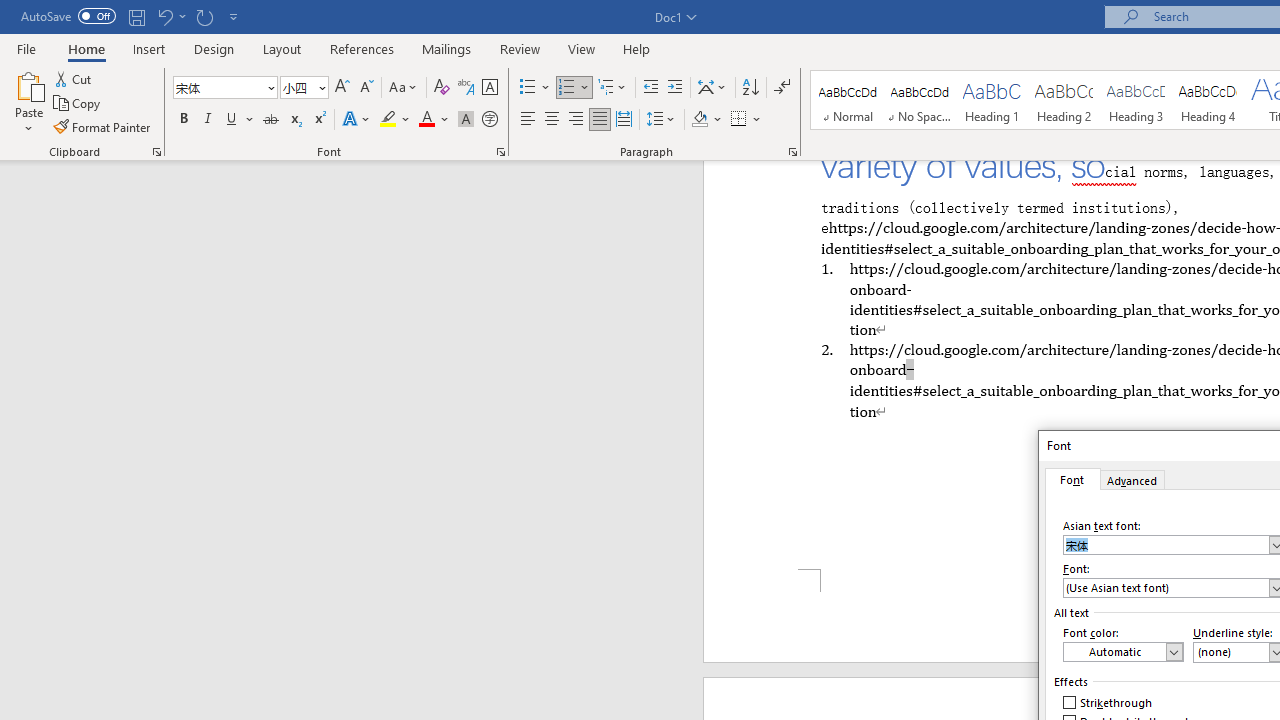 The height and width of the screenshot is (720, 1280). Describe the element at coordinates (612, 86) in the screenshot. I see `'Multilevel List'` at that location.